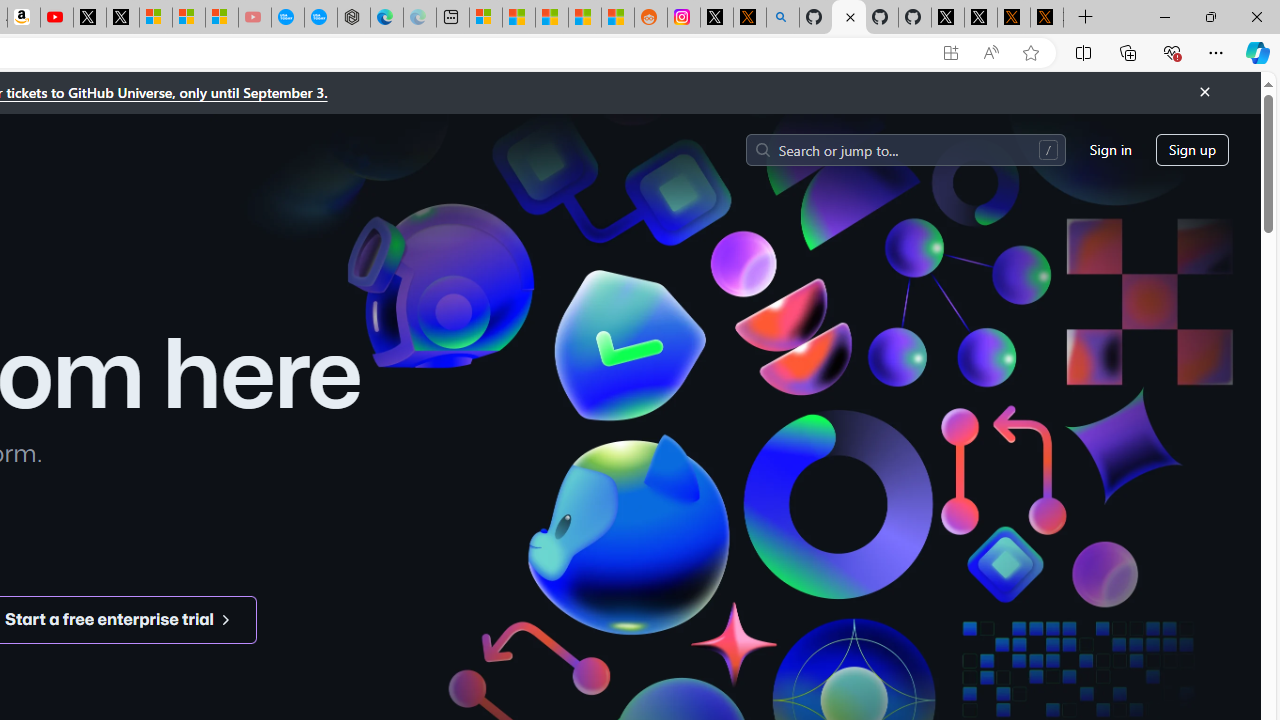 This screenshot has width=1280, height=720. I want to click on 'Shanghai, China Weather trends | Microsoft Weather', so click(616, 17).